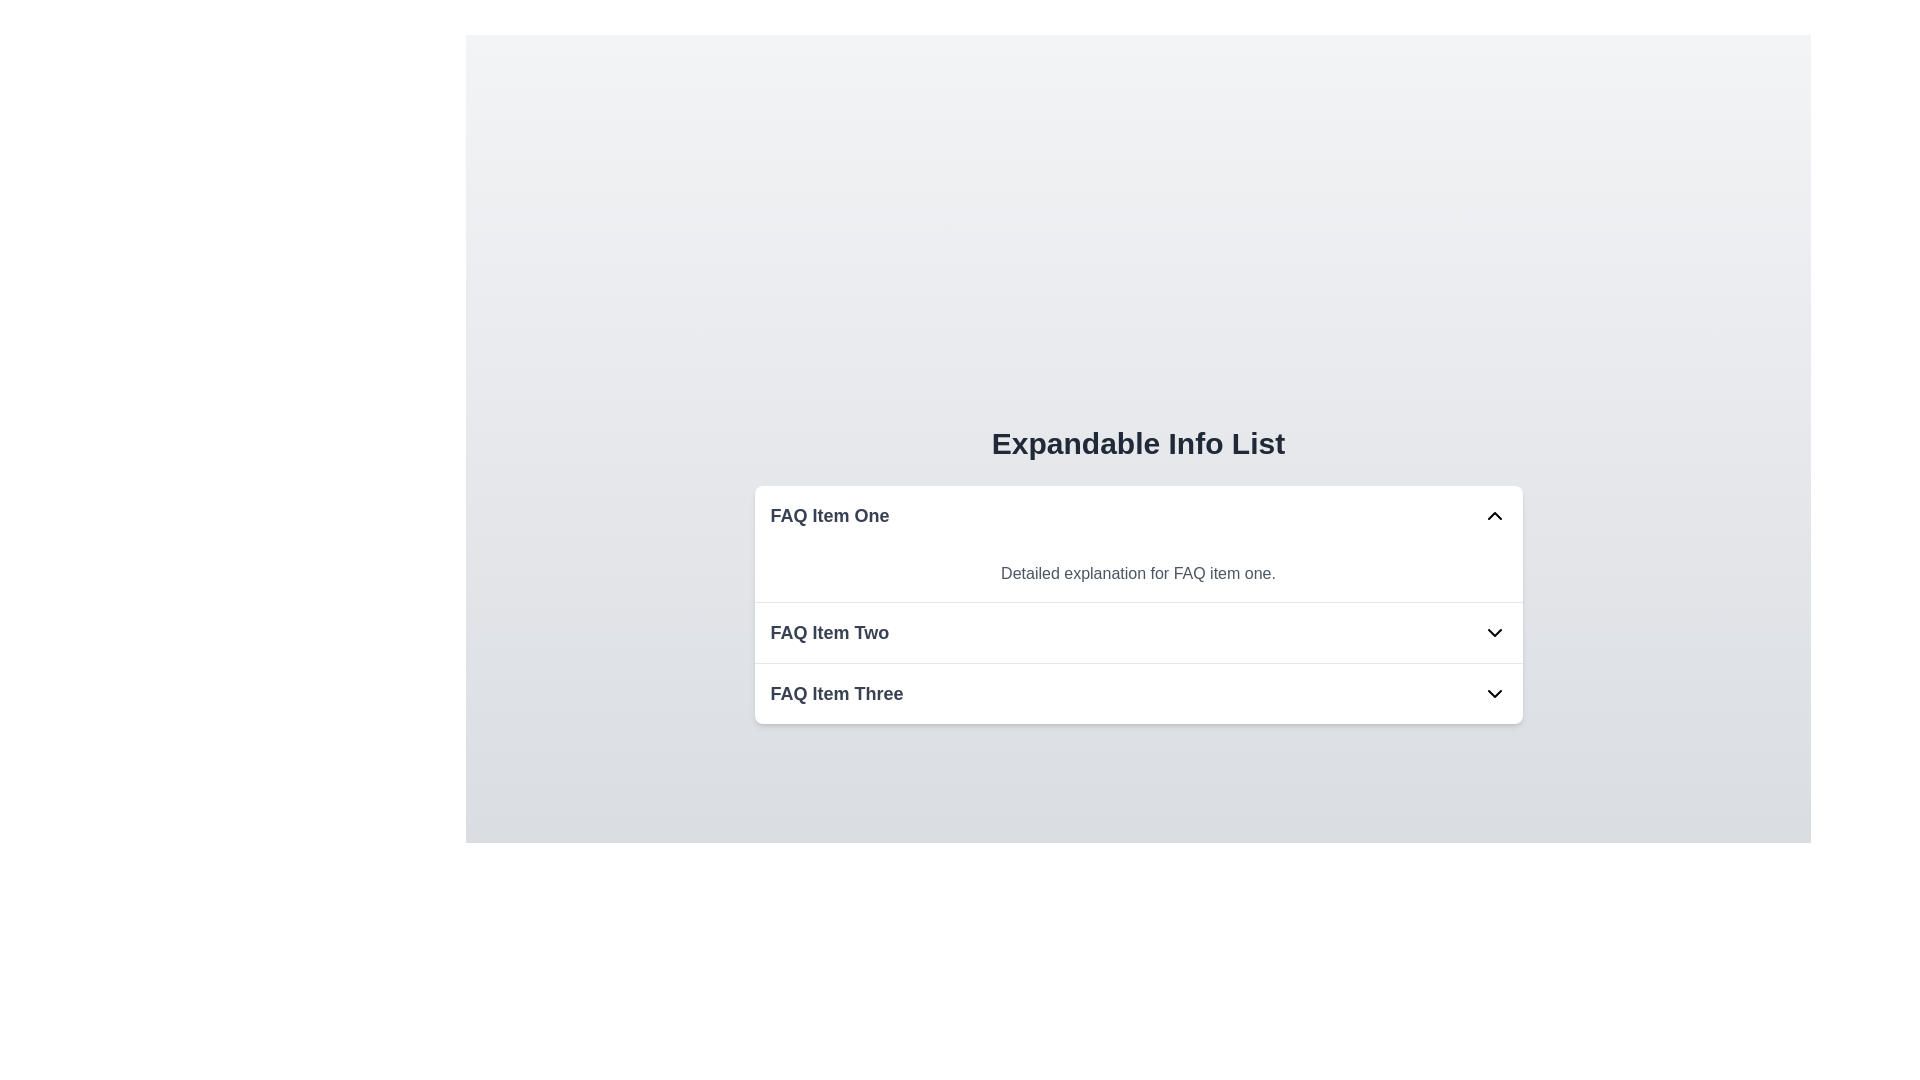 Image resolution: width=1920 pixels, height=1080 pixels. What do you see at coordinates (1494, 693) in the screenshot?
I see `the chevron icon located to the right of 'FAQ Item Three' to potentially see visual feedback for expanding or collapsing the FAQ section` at bounding box center [1494, 693].